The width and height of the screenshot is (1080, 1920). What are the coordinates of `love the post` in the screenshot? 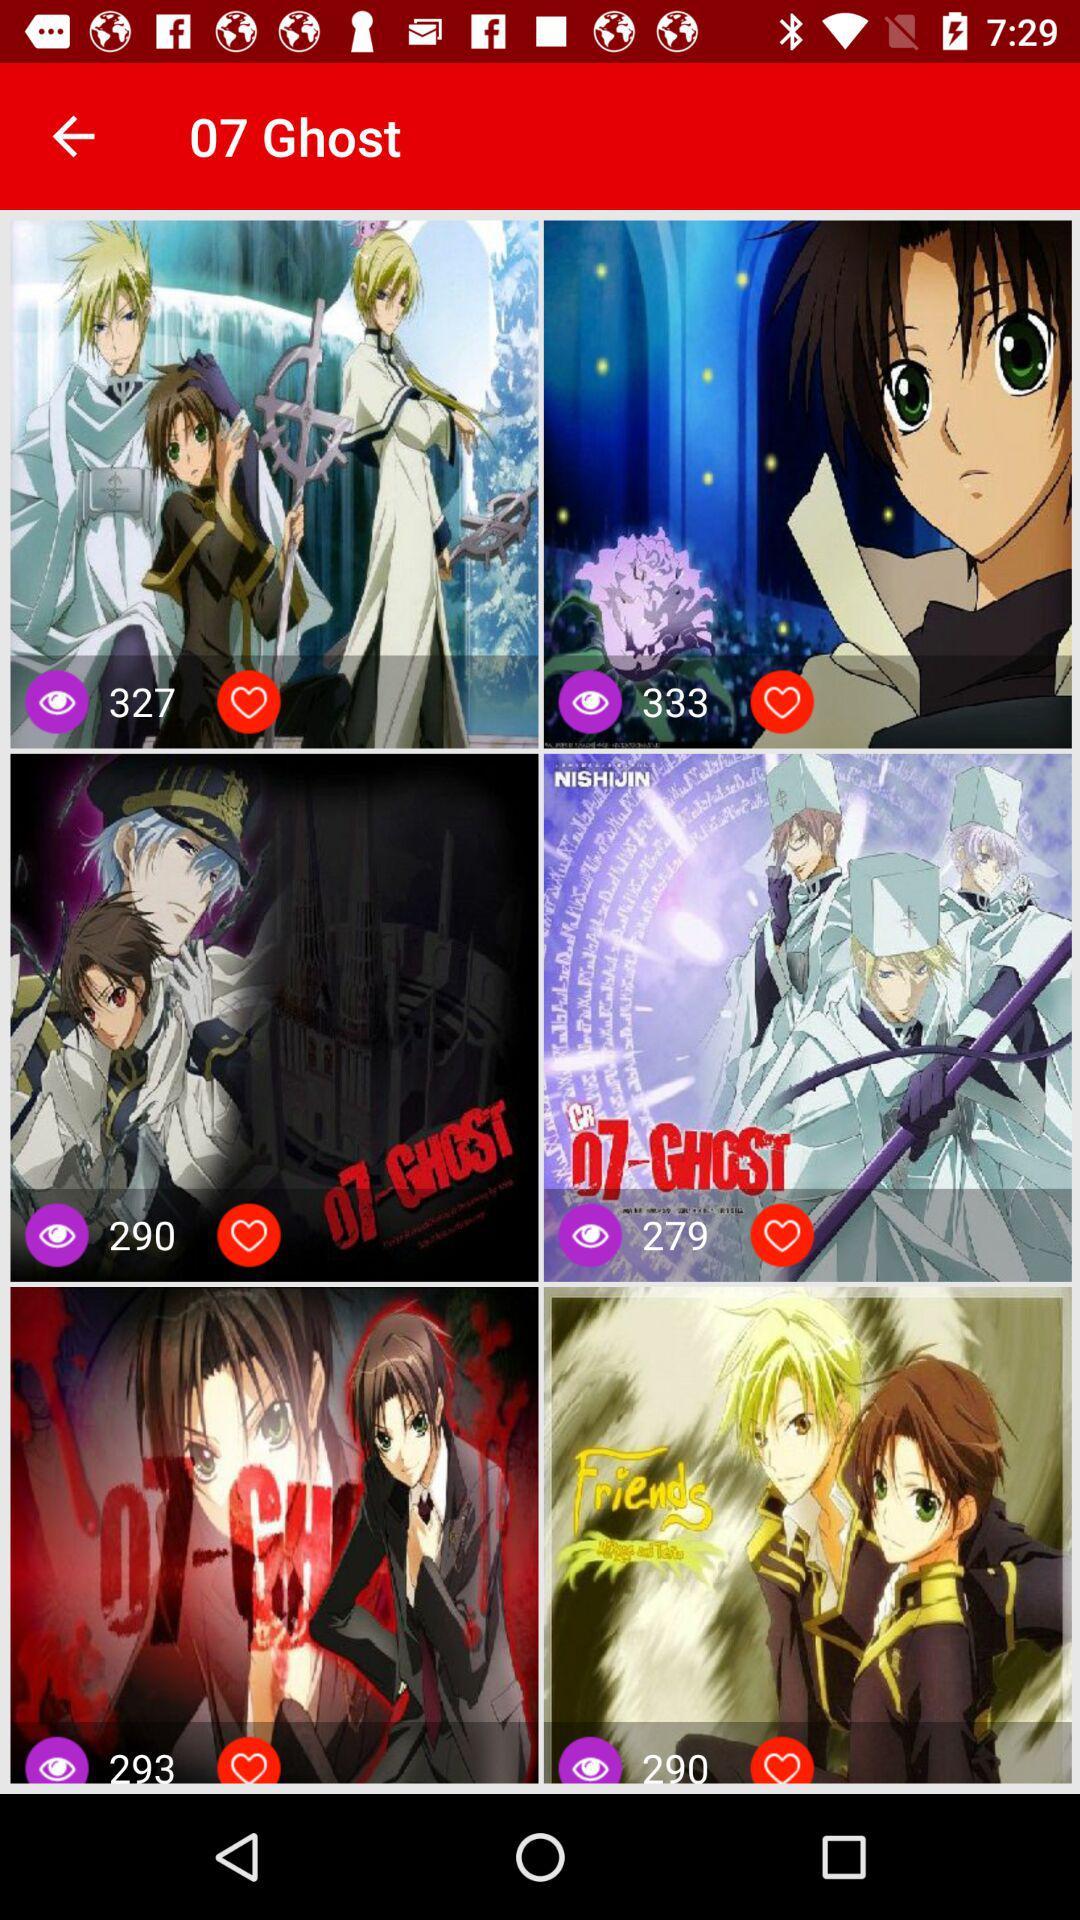 It's located at (248, 701).